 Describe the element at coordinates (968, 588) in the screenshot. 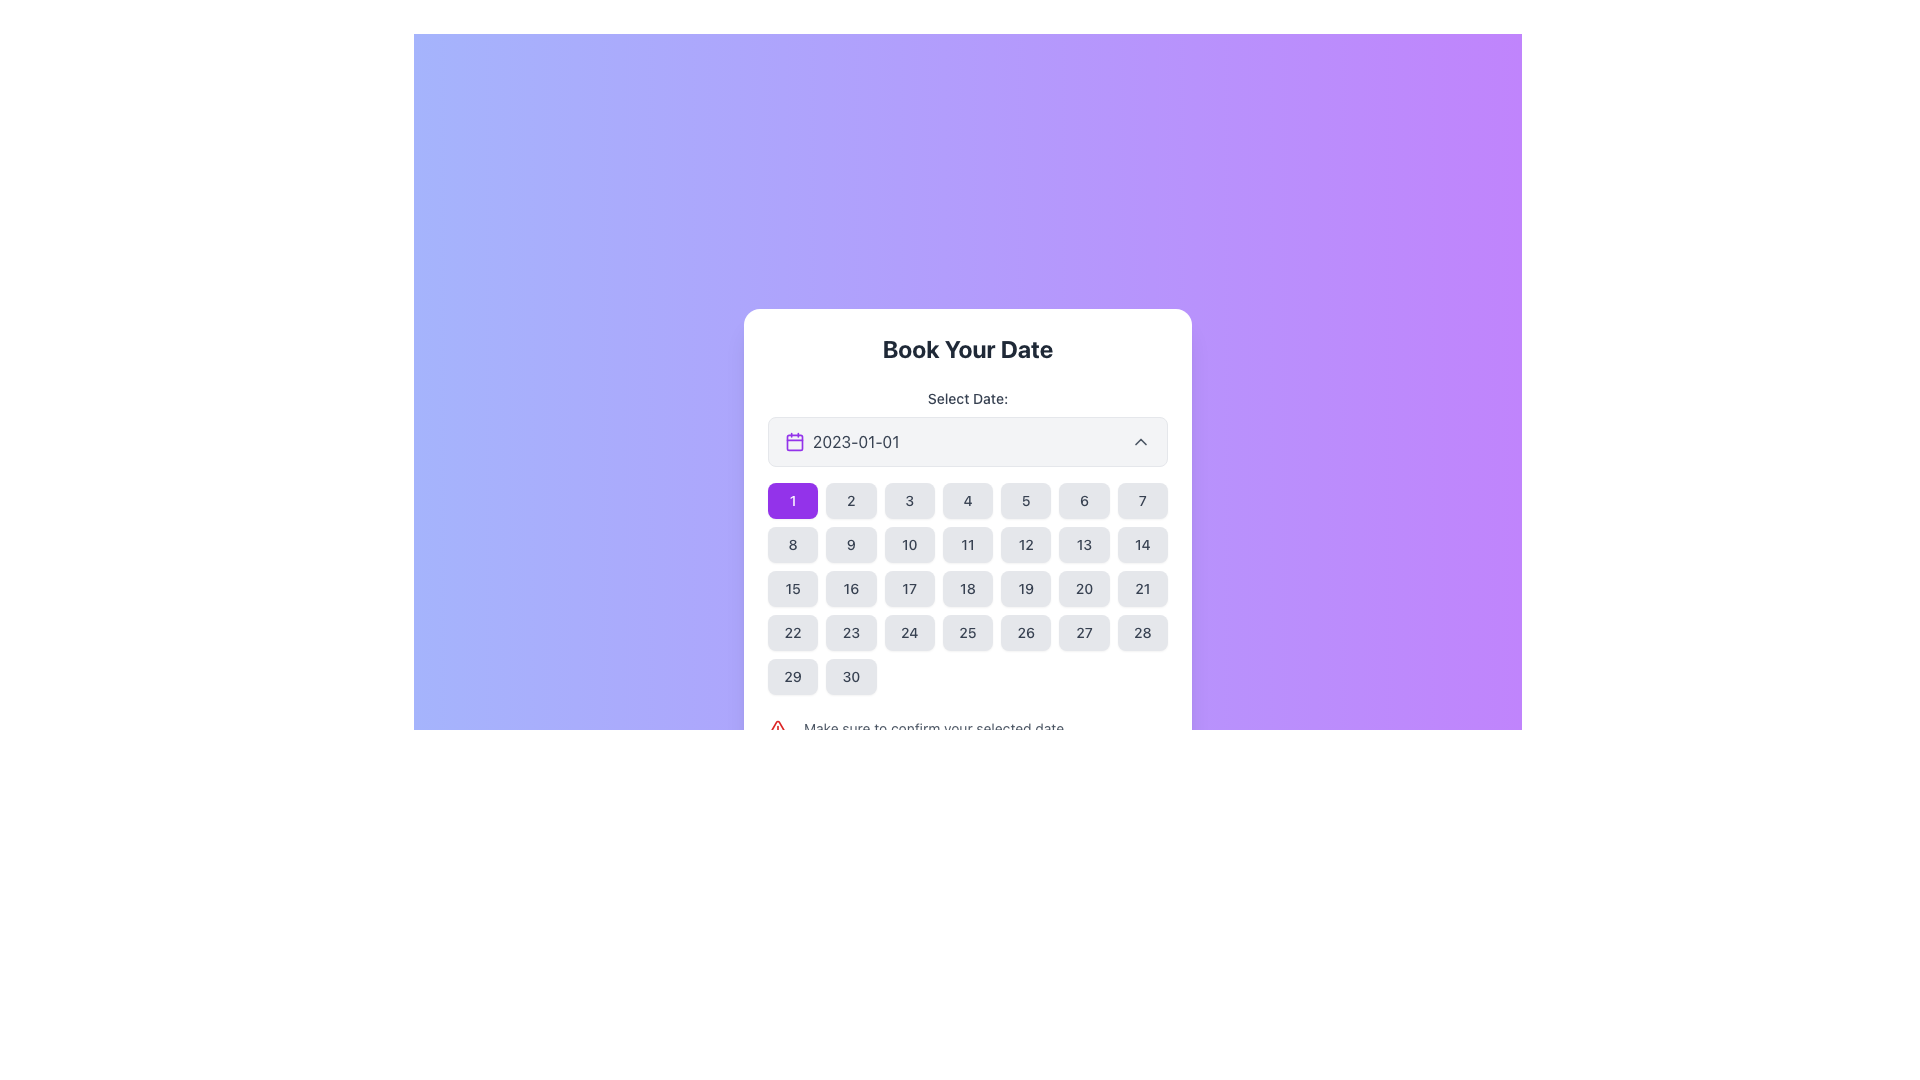

I see `the button labeled '18' which is styled as a rounded rectangle with a grey background, located in the third row and fourth column of the calendar grid` at that location.